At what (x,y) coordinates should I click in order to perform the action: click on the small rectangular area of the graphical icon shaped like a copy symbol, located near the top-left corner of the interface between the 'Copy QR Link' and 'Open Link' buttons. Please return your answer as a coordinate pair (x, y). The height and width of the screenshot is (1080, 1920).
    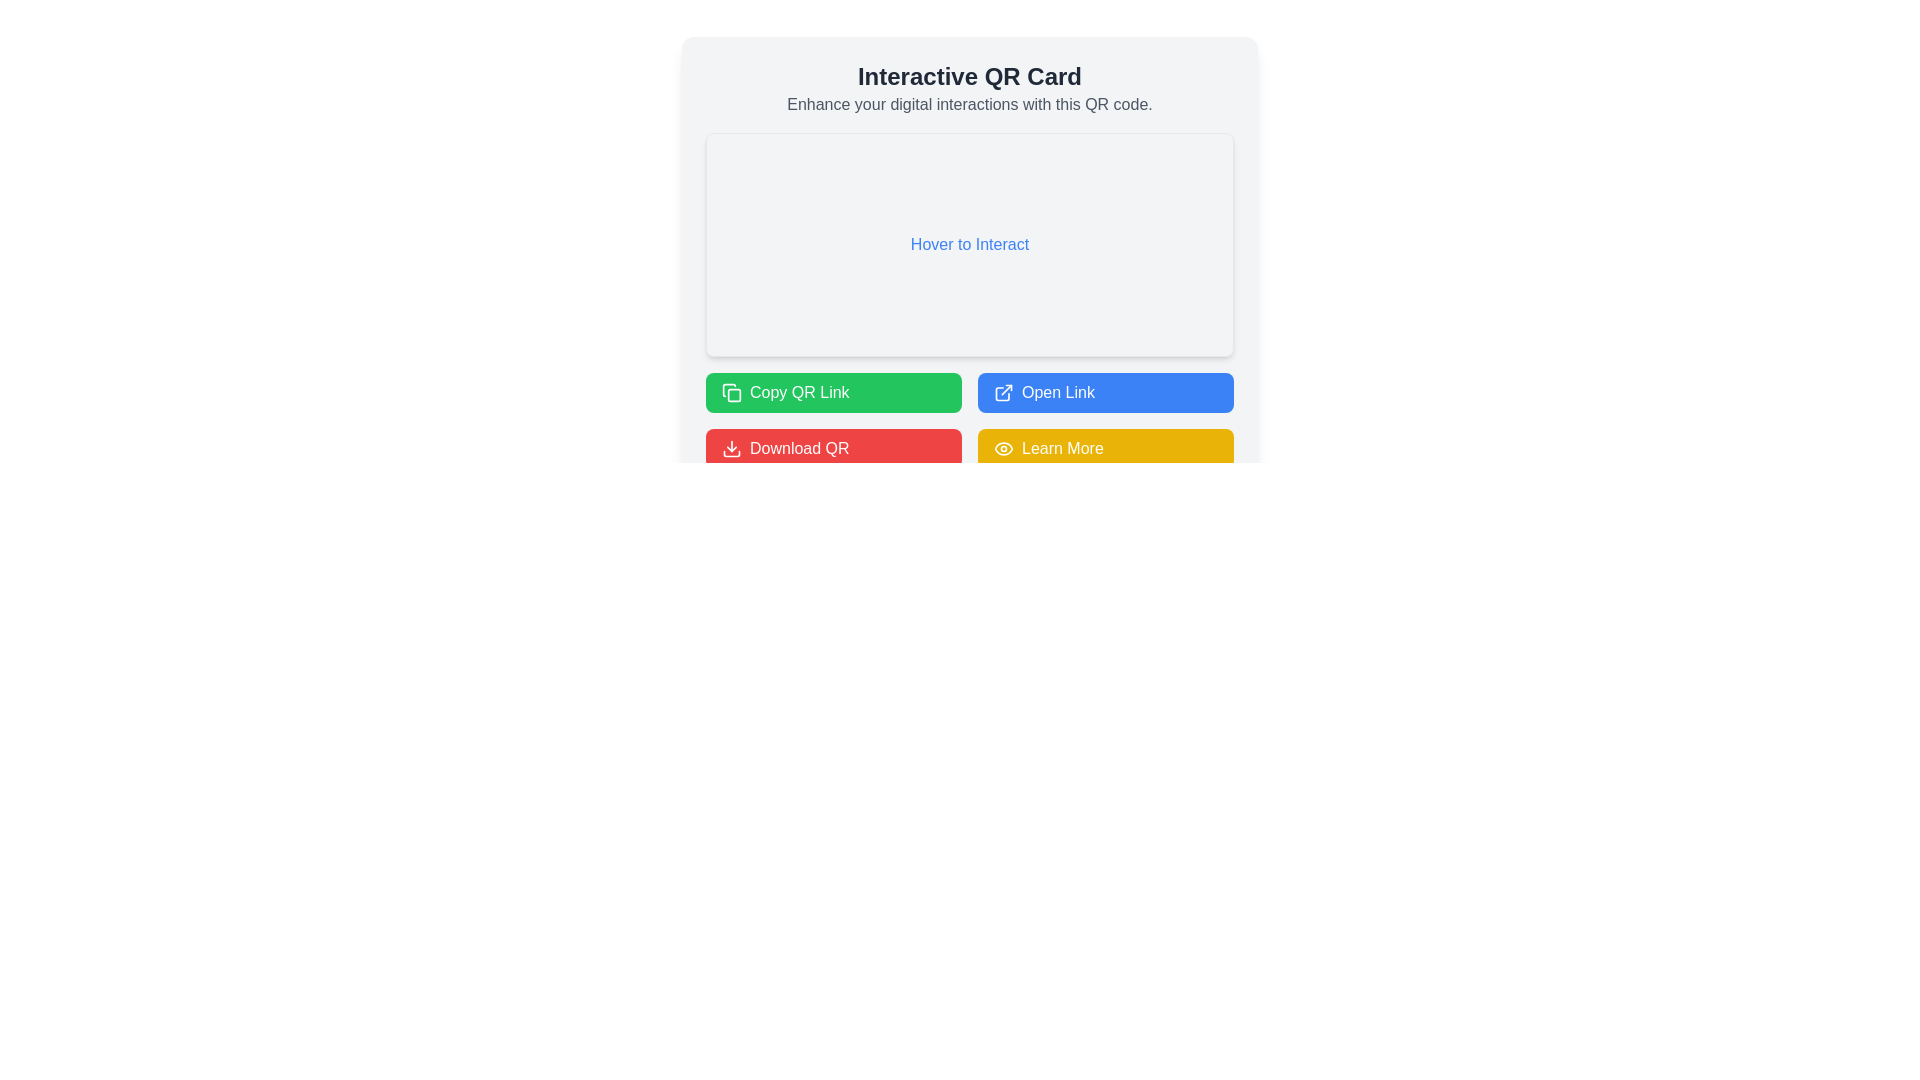
    Looking at the image, I should click on (728, 390).